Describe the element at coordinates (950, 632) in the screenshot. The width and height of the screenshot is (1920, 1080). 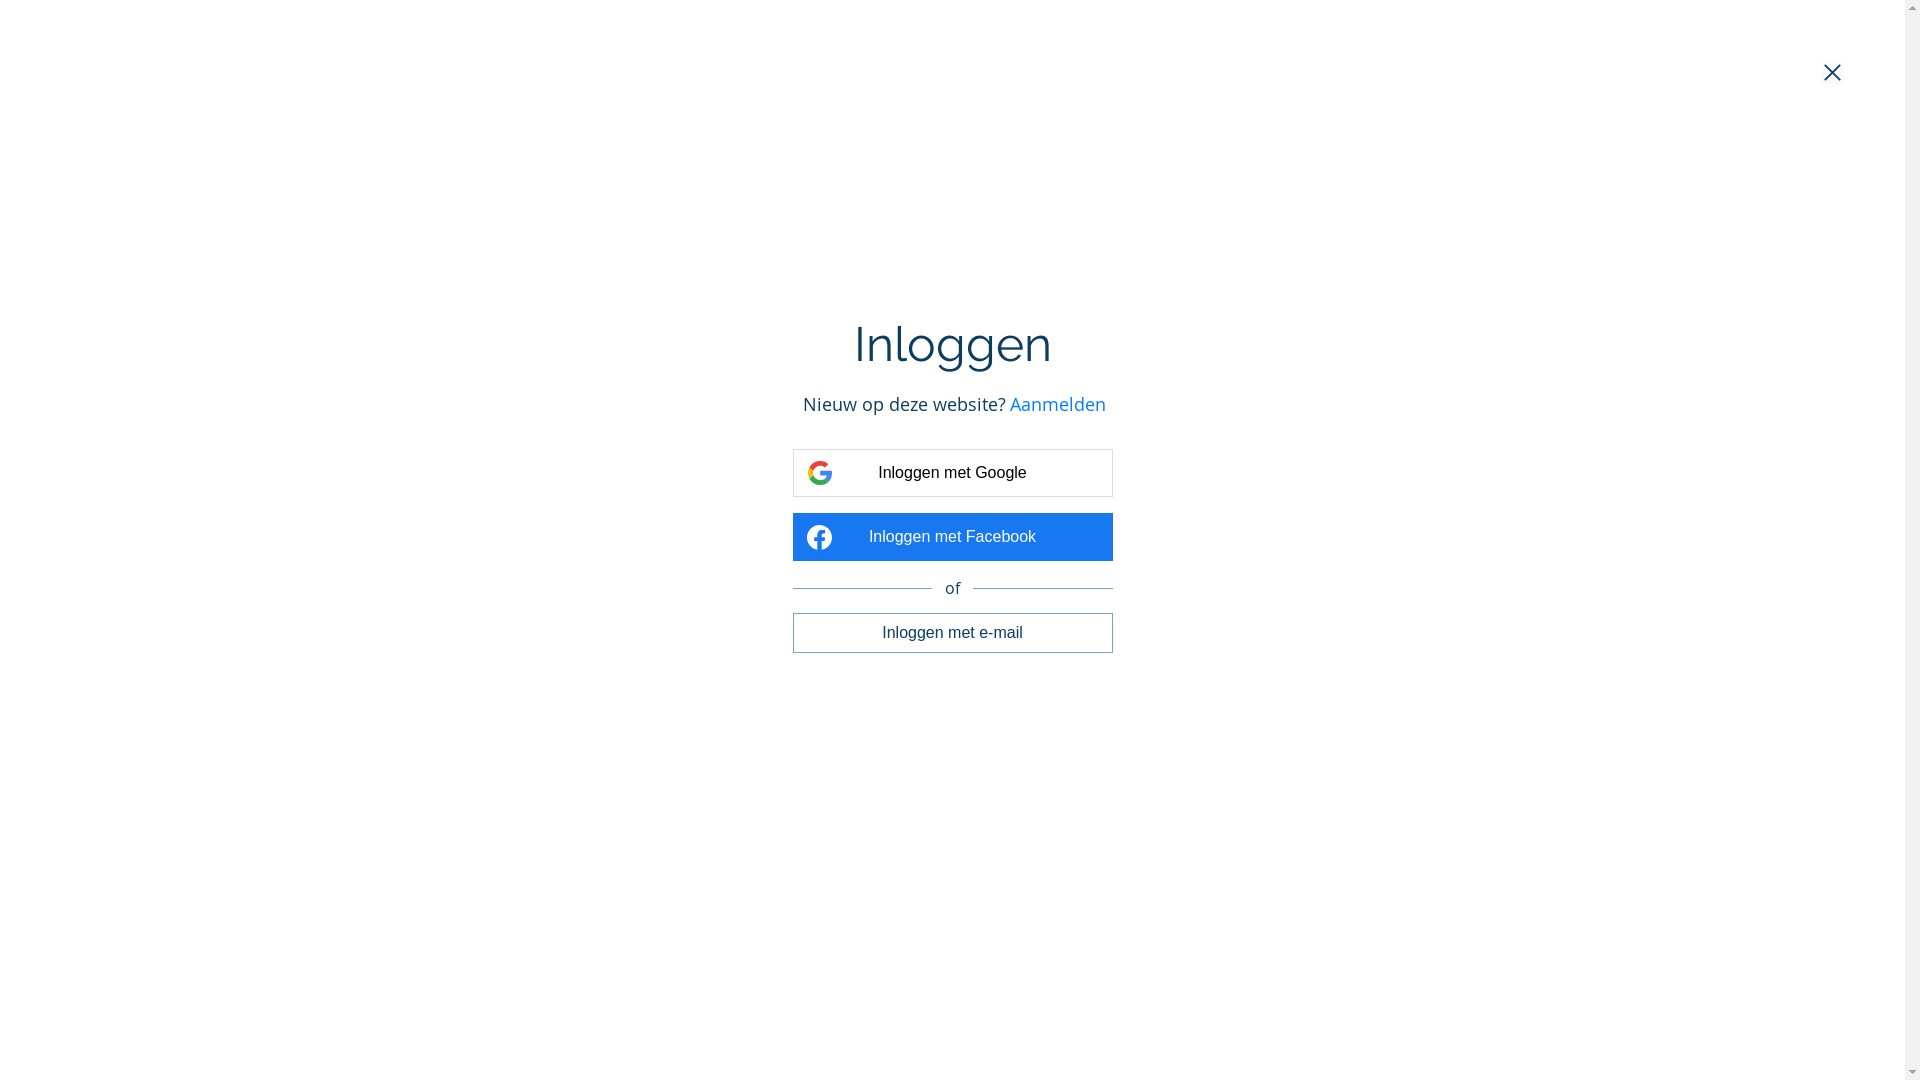
I see `'Inloggen met e-mail'` at that location.